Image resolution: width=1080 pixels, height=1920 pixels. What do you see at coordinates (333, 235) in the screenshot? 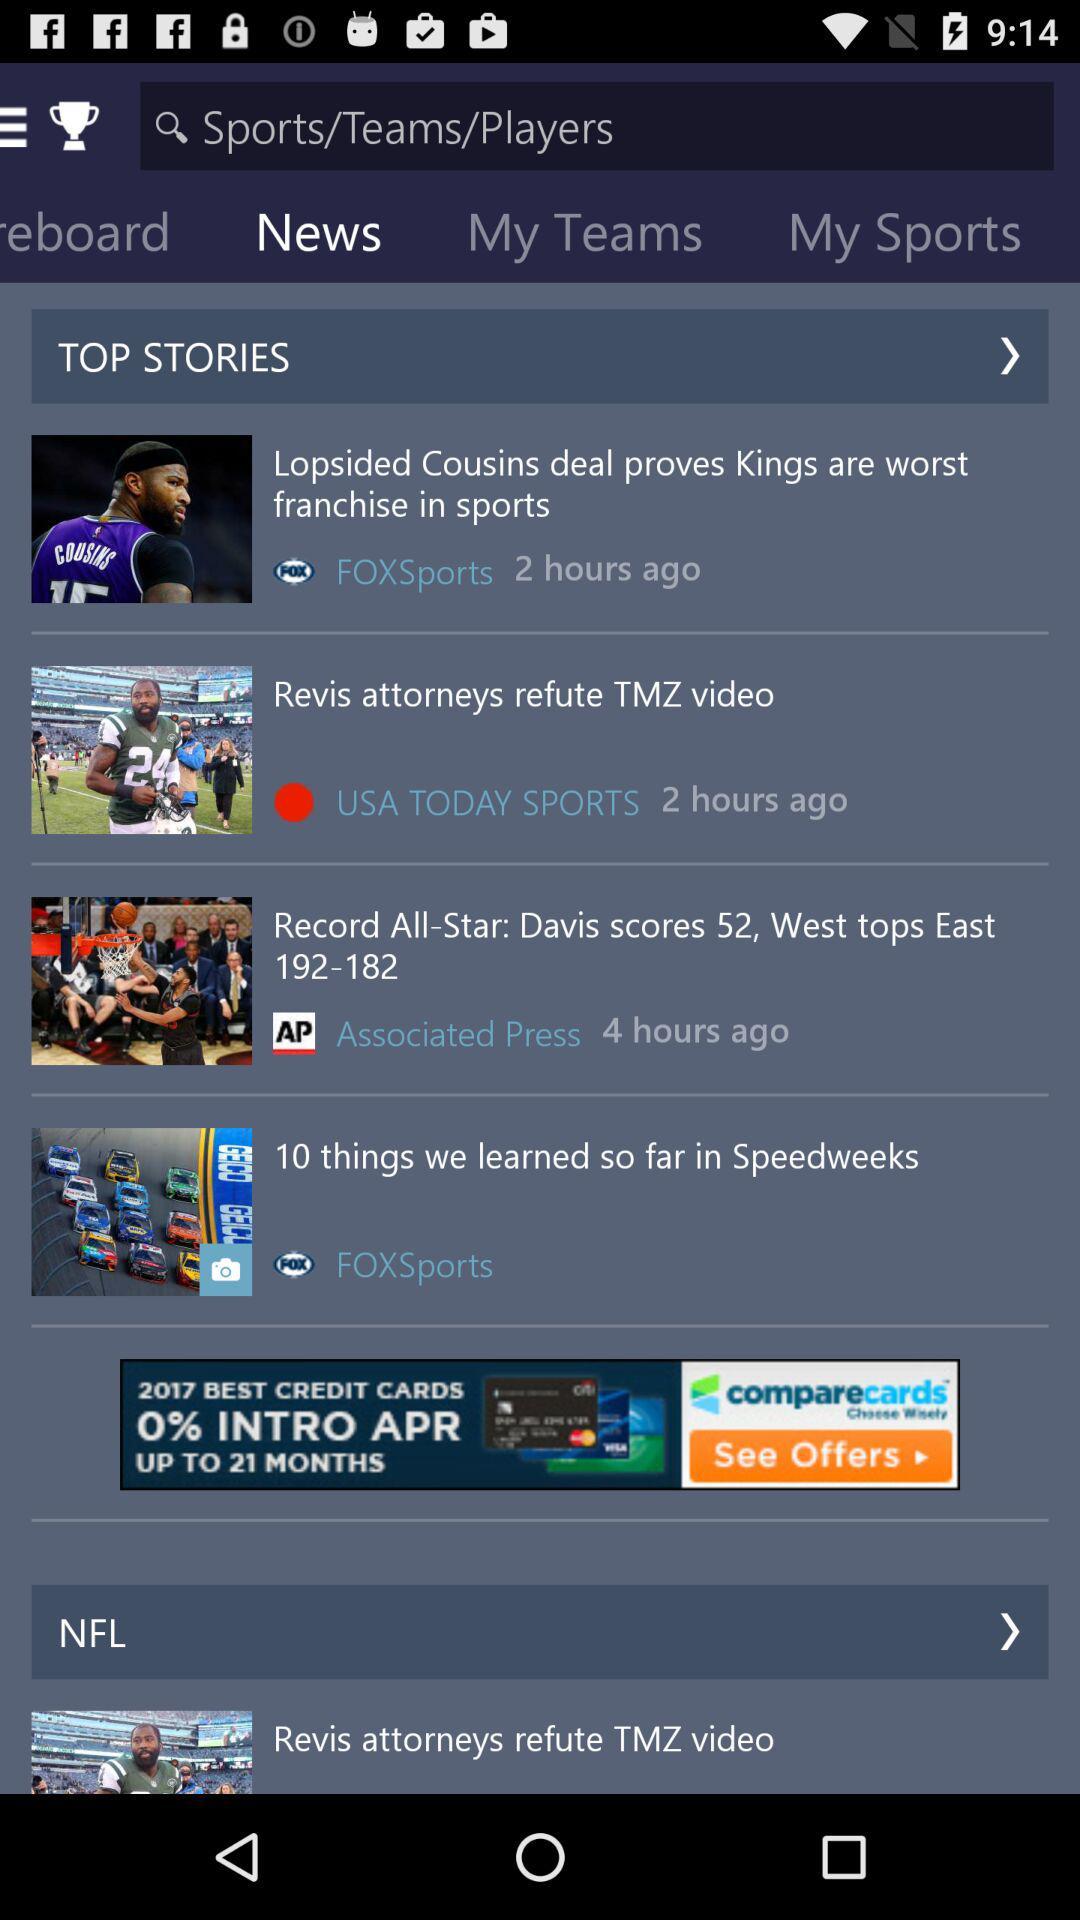
I see `the item above top stories` at bounding box center [333, 235].